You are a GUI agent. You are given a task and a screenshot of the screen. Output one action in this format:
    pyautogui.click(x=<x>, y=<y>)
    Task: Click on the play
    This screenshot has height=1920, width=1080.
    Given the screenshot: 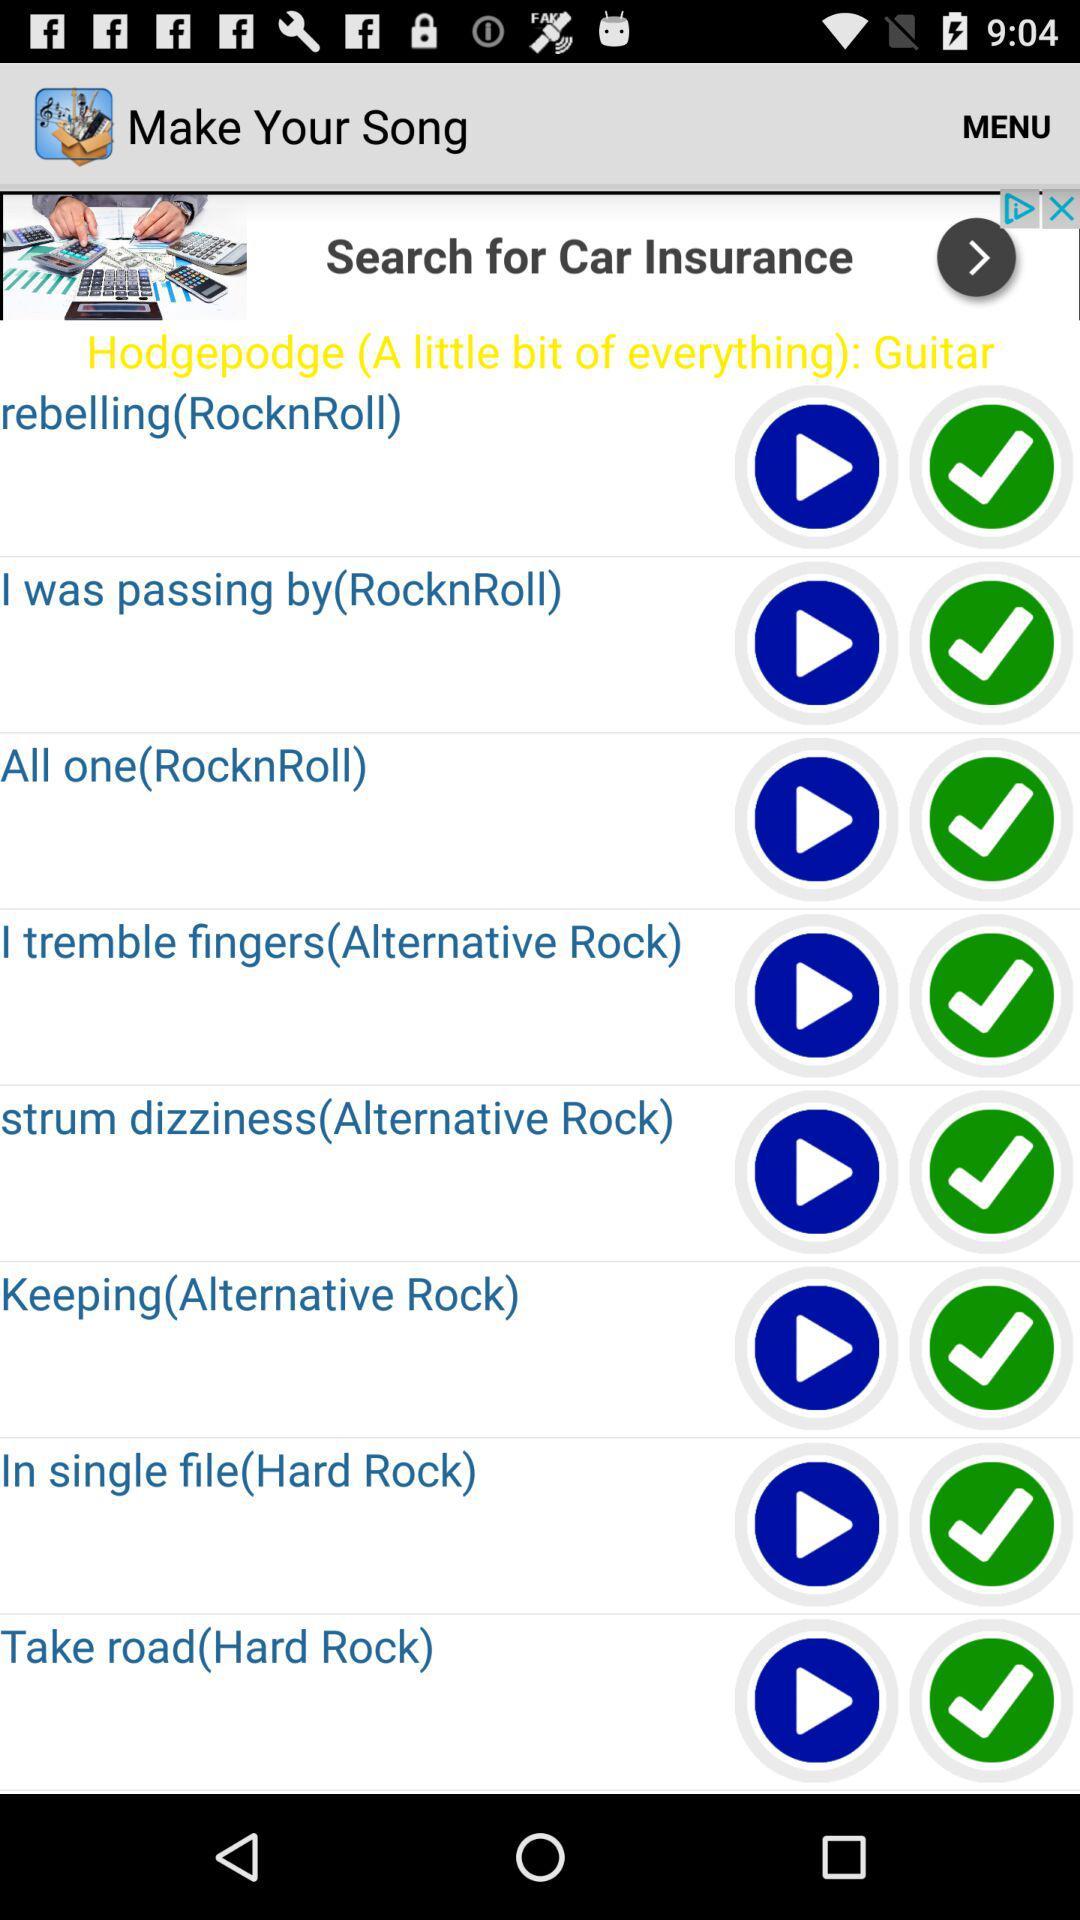 What is the action you would take?
    pyautogui.click(x=992, y=1173)
    